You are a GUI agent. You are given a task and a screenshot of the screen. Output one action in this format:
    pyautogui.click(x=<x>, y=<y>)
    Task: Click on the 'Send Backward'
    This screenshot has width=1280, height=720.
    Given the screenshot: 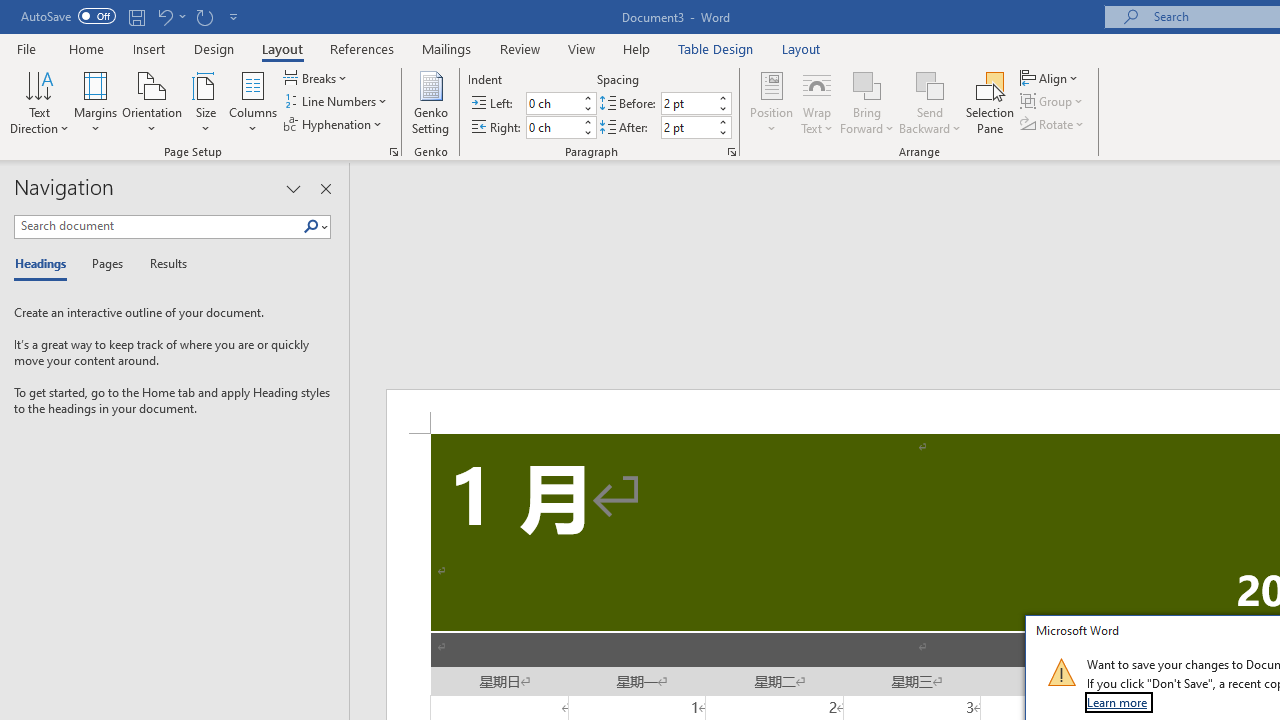 What is the action you would take?
    pyautogui.click(x=929, y=84)
    